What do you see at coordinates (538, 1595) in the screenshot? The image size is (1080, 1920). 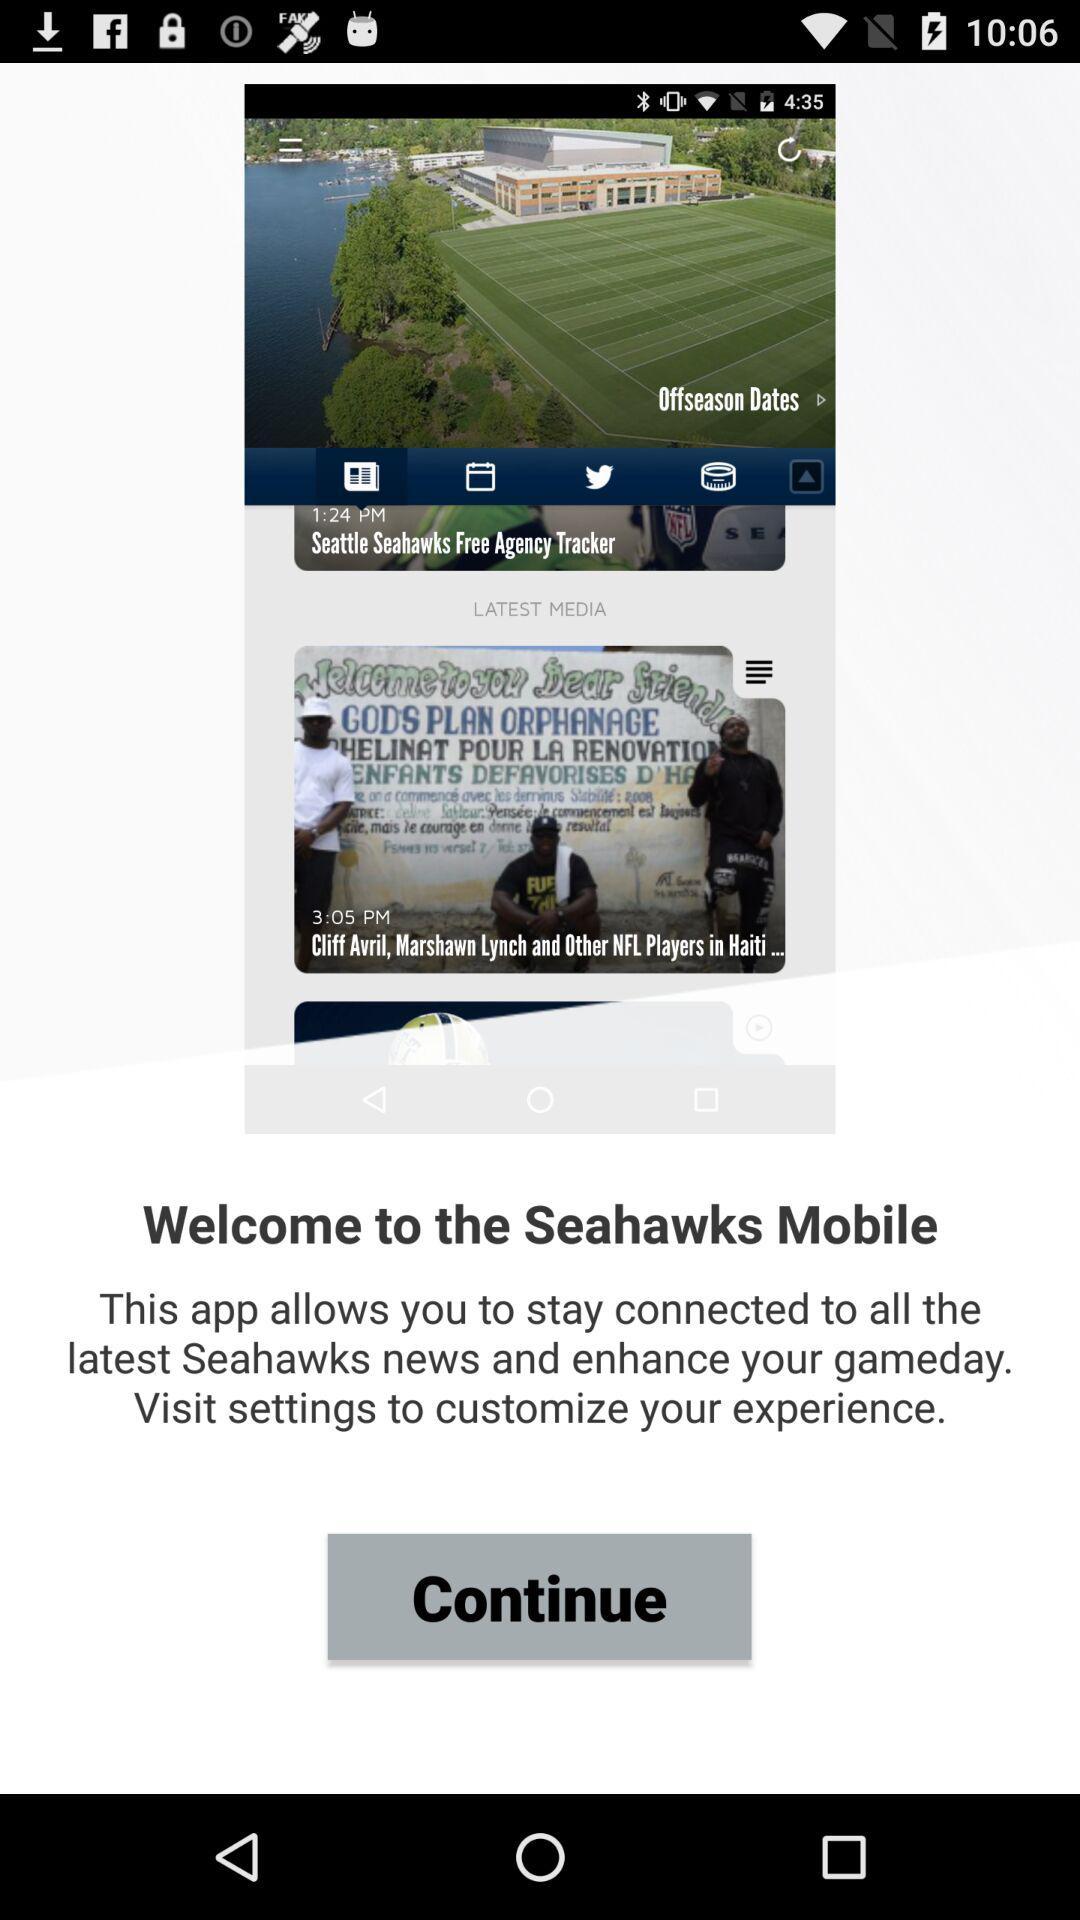 I see `the continue item` at bounding box center [538, 1595].